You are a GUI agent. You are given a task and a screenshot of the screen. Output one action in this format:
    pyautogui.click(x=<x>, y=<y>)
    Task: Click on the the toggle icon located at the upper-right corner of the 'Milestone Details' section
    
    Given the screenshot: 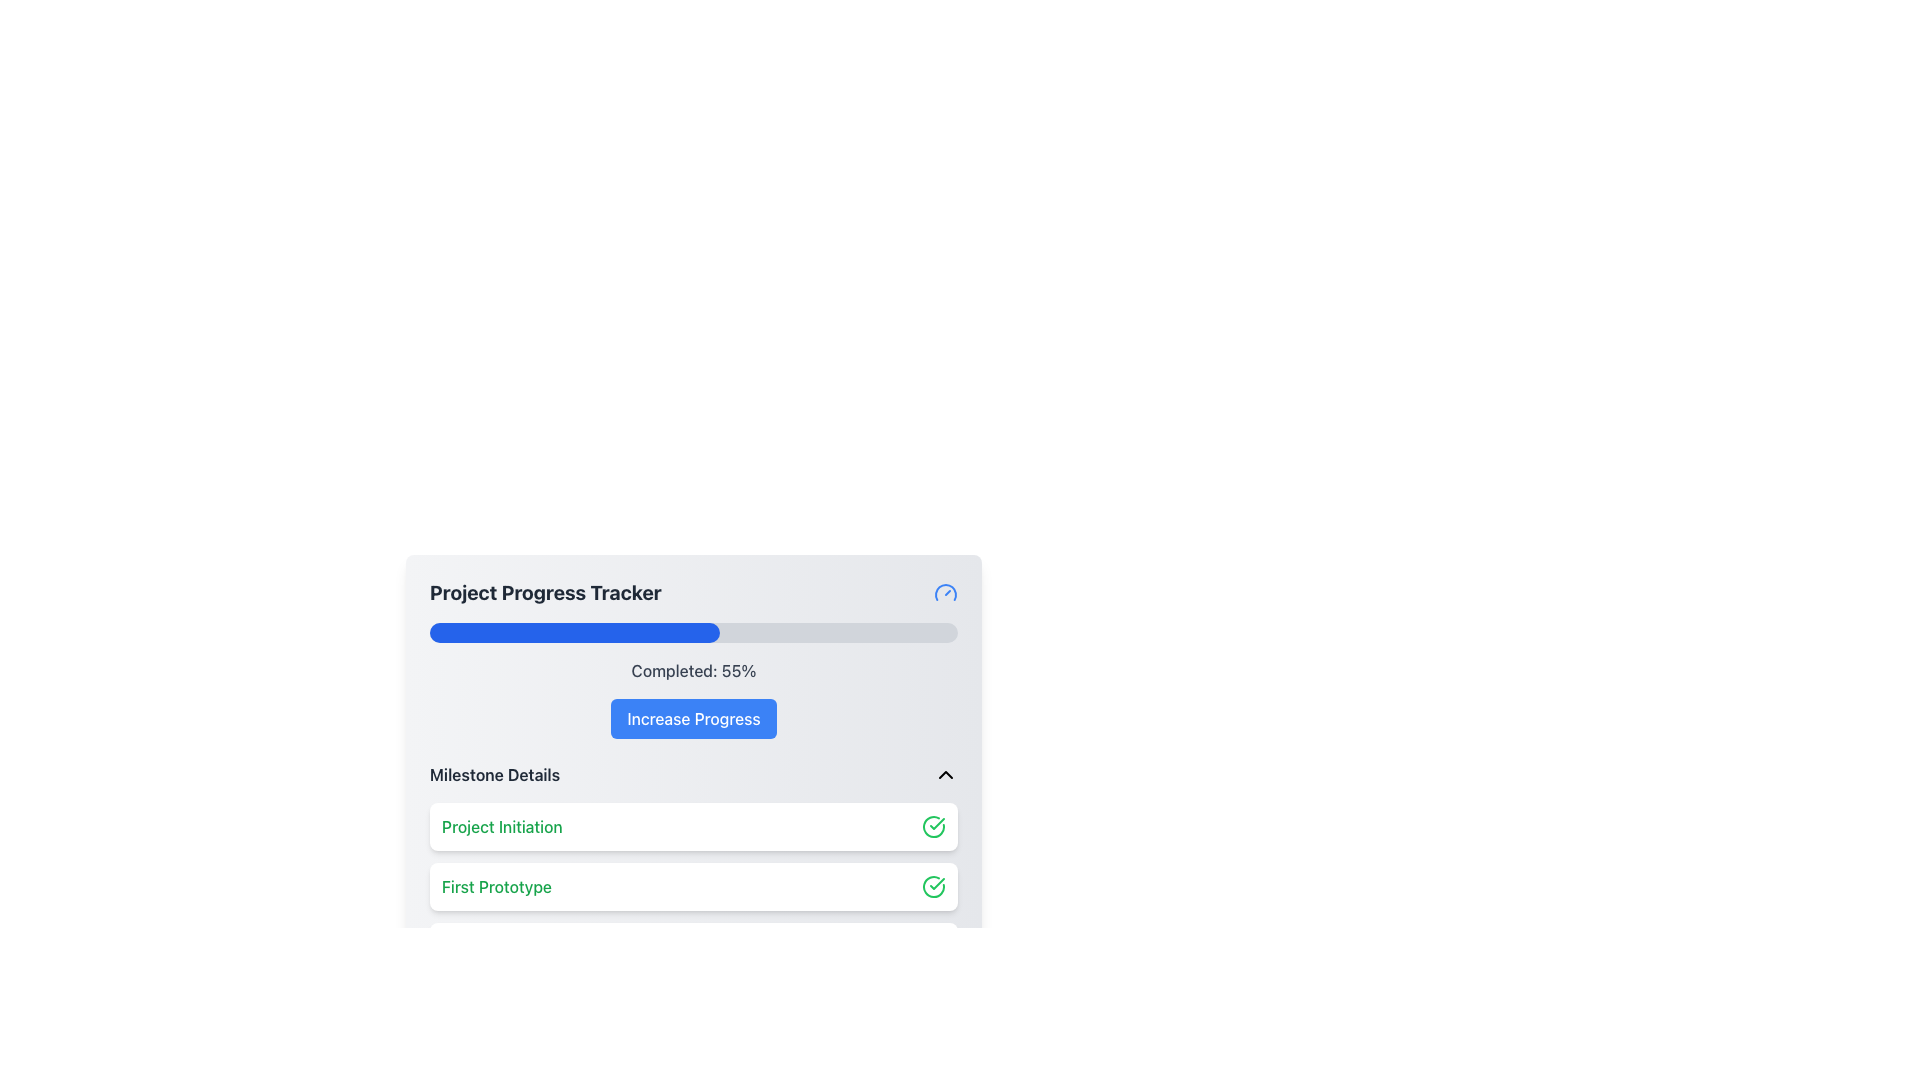 What is the action you would take?
    pyautogui.click(x=944, y=774)
    